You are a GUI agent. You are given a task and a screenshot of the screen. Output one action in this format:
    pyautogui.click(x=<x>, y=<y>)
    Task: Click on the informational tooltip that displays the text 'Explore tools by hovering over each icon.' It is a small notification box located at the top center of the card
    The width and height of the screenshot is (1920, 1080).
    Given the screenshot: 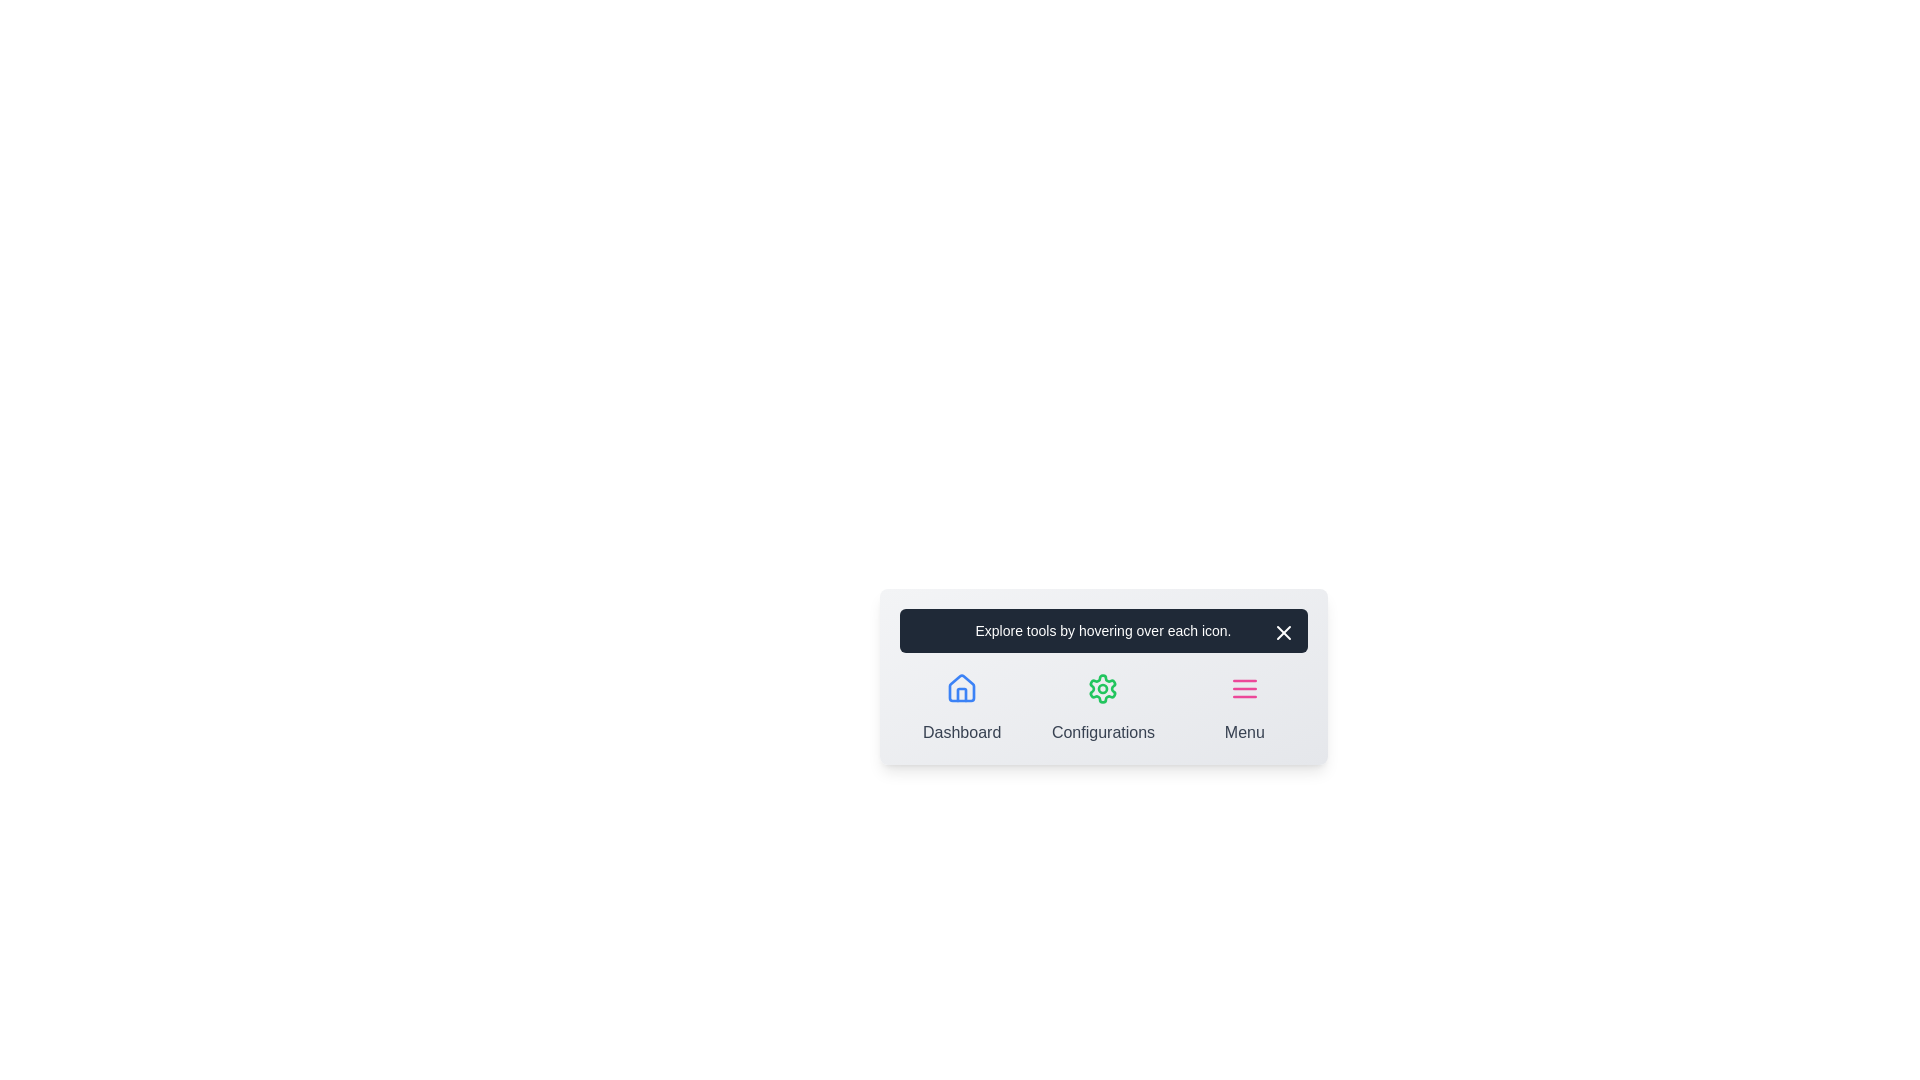 What is the action you would take?
    pyautogui.click(x=1102, y=631)
    